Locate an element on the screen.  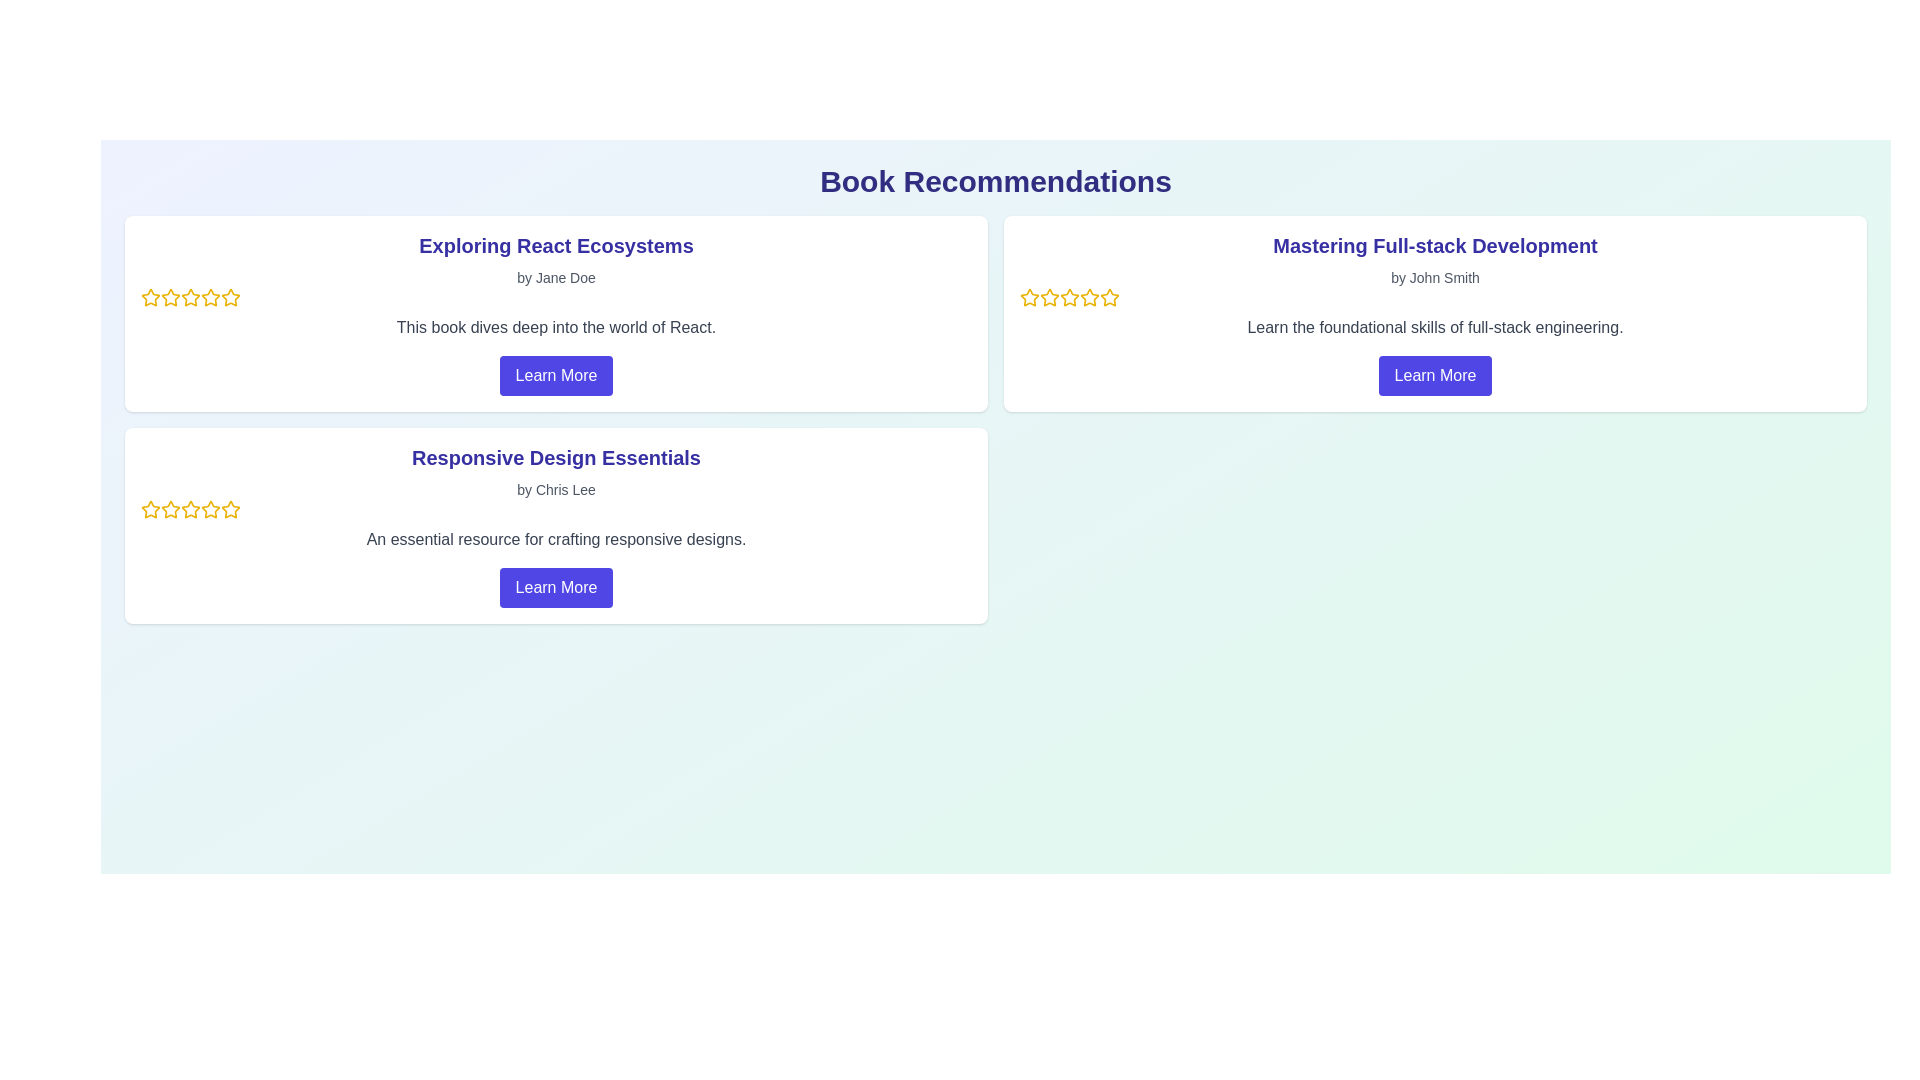
the text element that reads 'An essential resource for crafting responsive designs.' which is located below the title 'Responsive Design Essentials' and above the 'Learn More' button is located at coordinates (556, 540).